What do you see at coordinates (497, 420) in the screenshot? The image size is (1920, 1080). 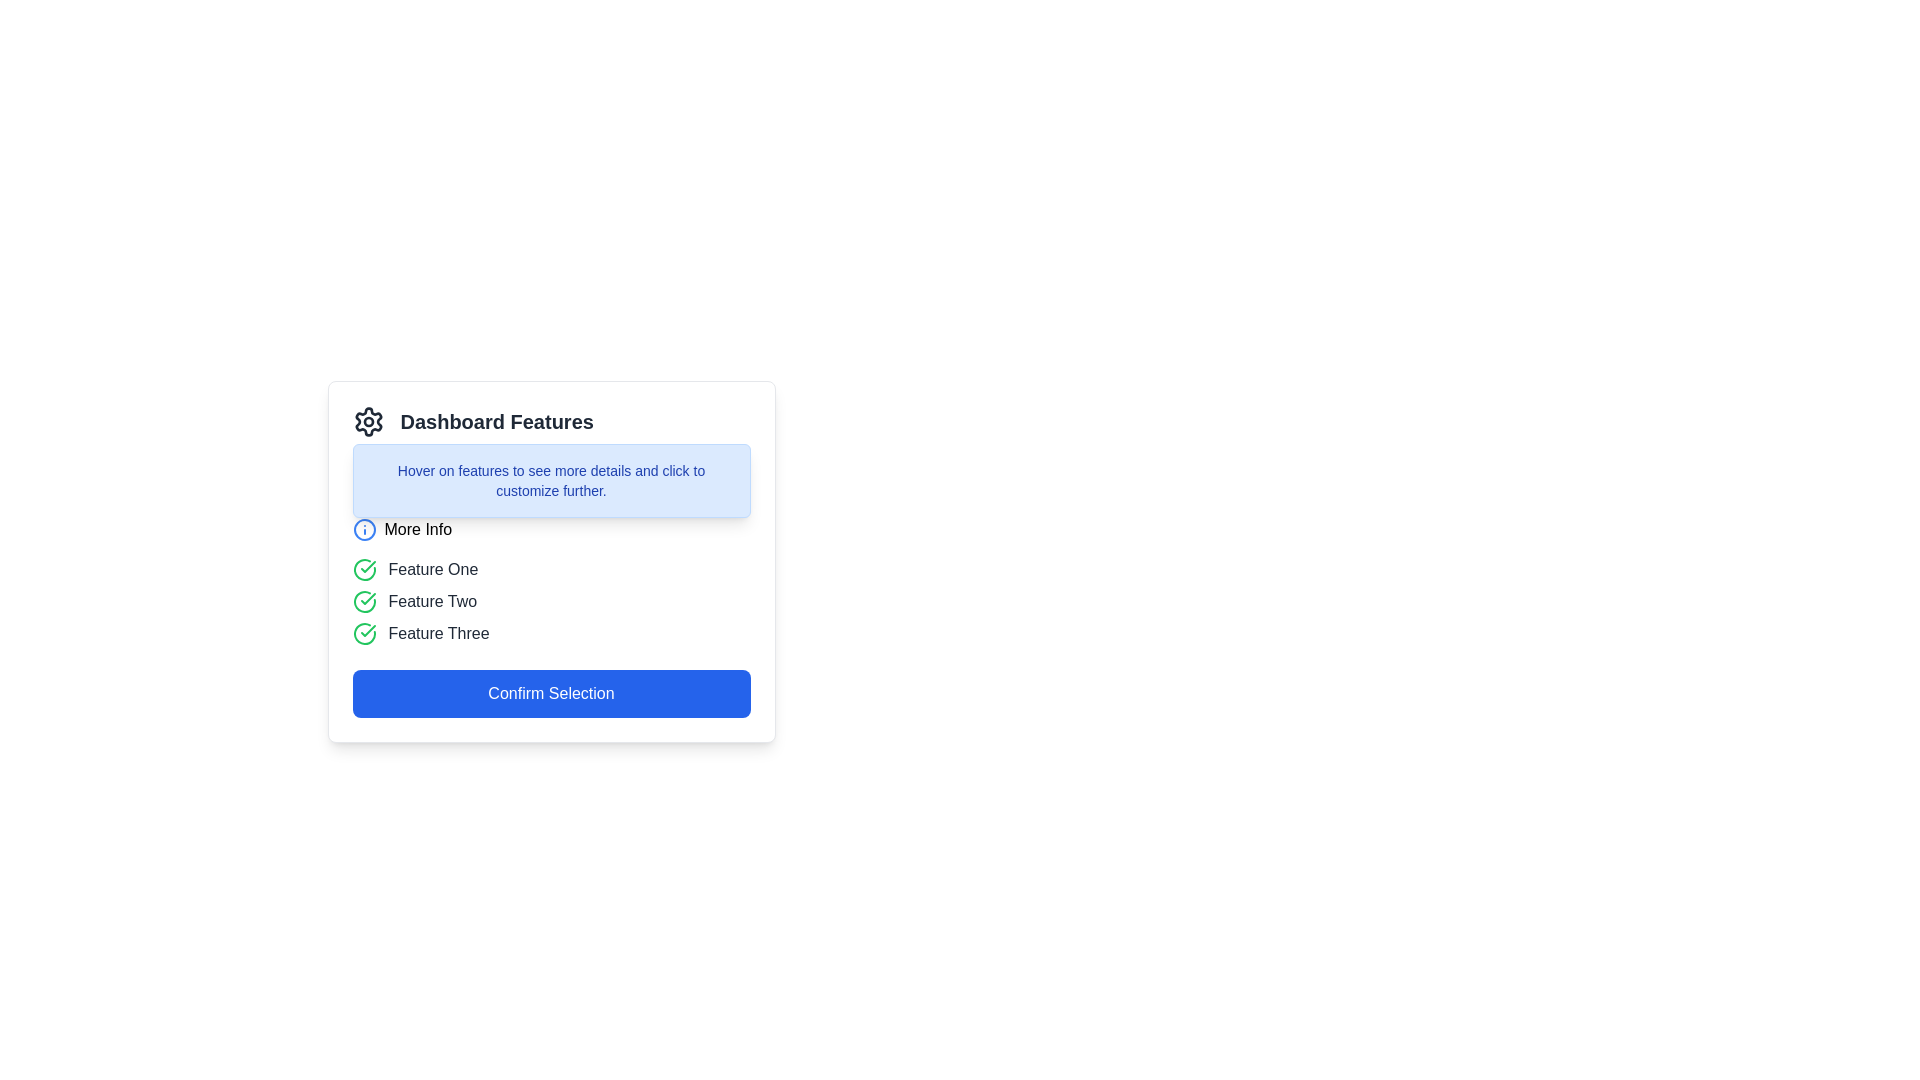 I see `the text label that serves as a title or header, located to the right of an icon` at bounding box center [497, 420].